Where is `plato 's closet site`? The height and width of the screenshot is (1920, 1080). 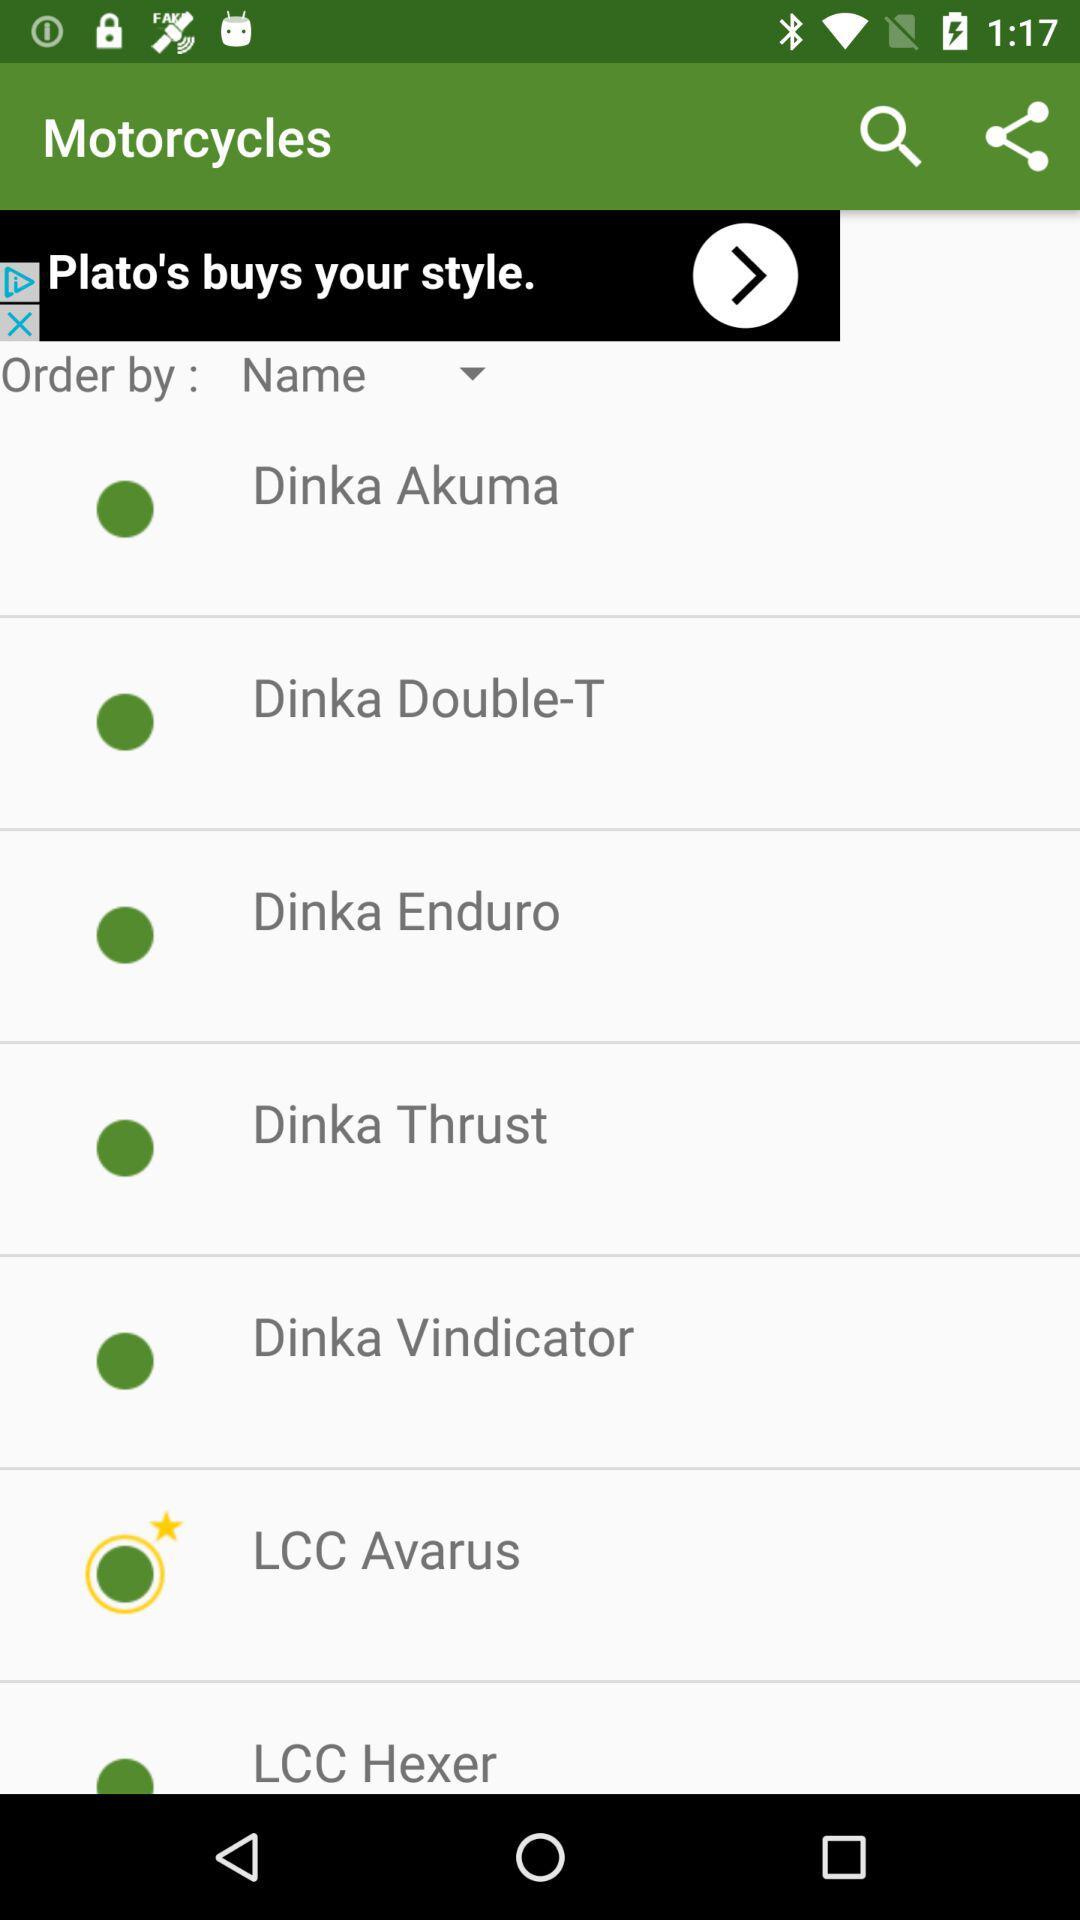
plato 's closet site is located at coordinates (419, 274).